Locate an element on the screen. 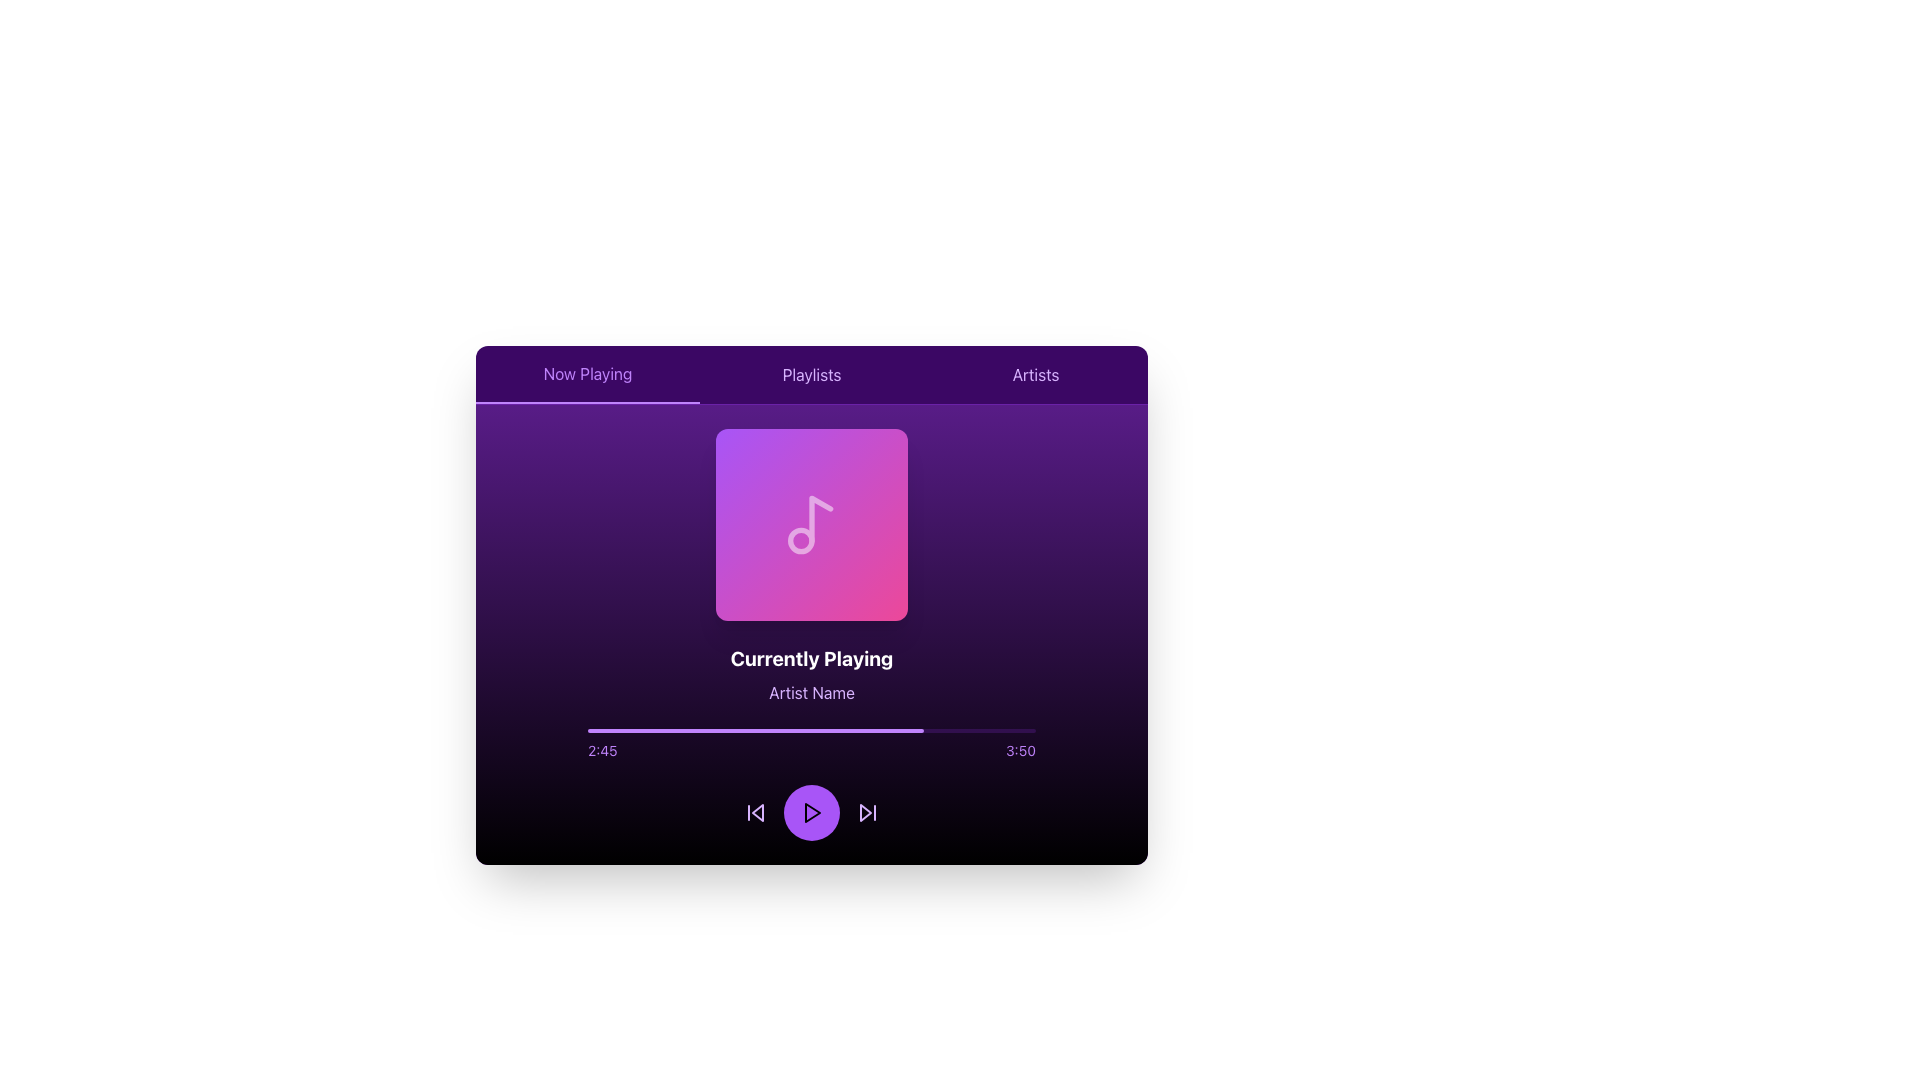 This screenshot has width=1920, height=1080. text label displaying the name of the currently playing artist, located beneath 'Currently Playing' and above the progress bar is located at coordinates (811, 692).